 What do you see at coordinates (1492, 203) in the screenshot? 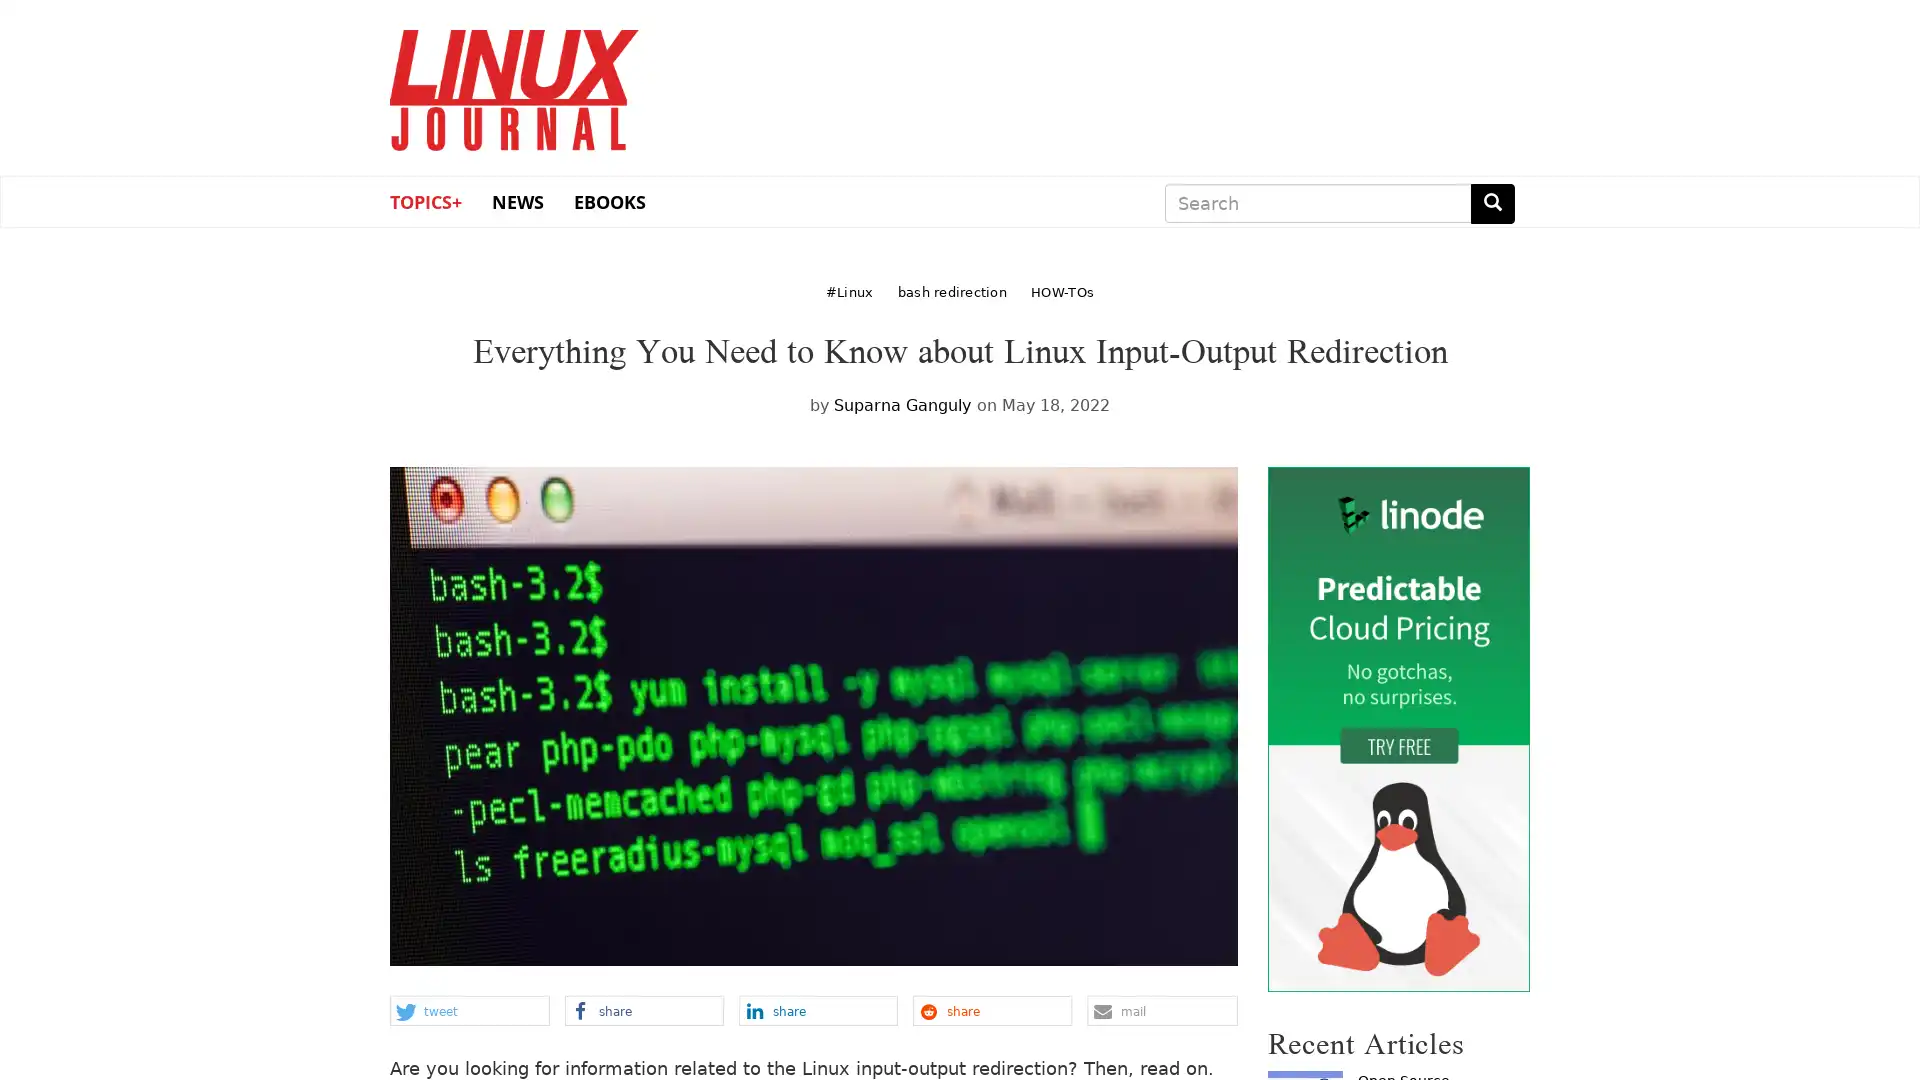
I see `Search` at bounding box center [1492, 203].